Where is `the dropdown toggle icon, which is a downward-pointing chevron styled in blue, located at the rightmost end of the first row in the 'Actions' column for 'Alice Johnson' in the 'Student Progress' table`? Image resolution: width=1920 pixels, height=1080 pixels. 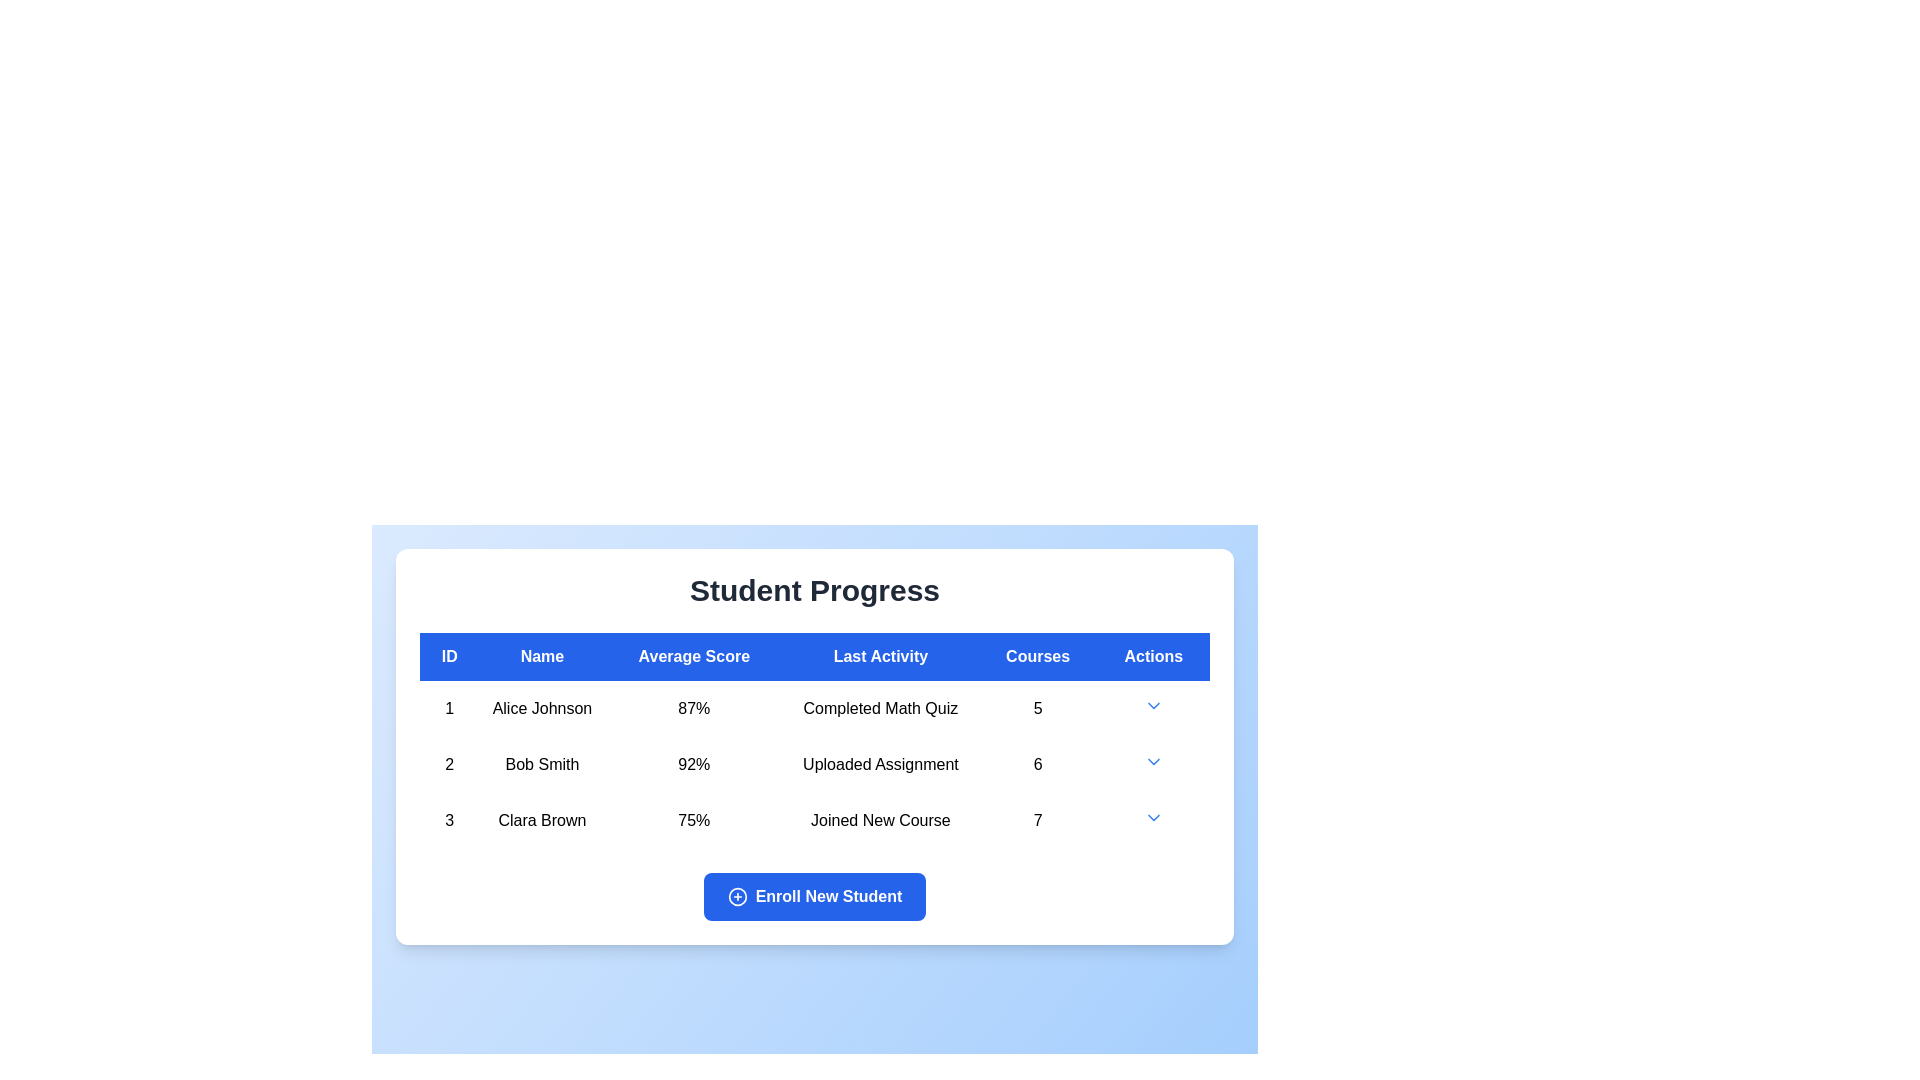
the dropdown toggle icon, which is a downward-pointing chevron styled in blue, located at the rightmost end of the first row in the 'Actions' column for 'Alice Johnson' in the 'Student Progress' table is located at coordinates (1153, 704).